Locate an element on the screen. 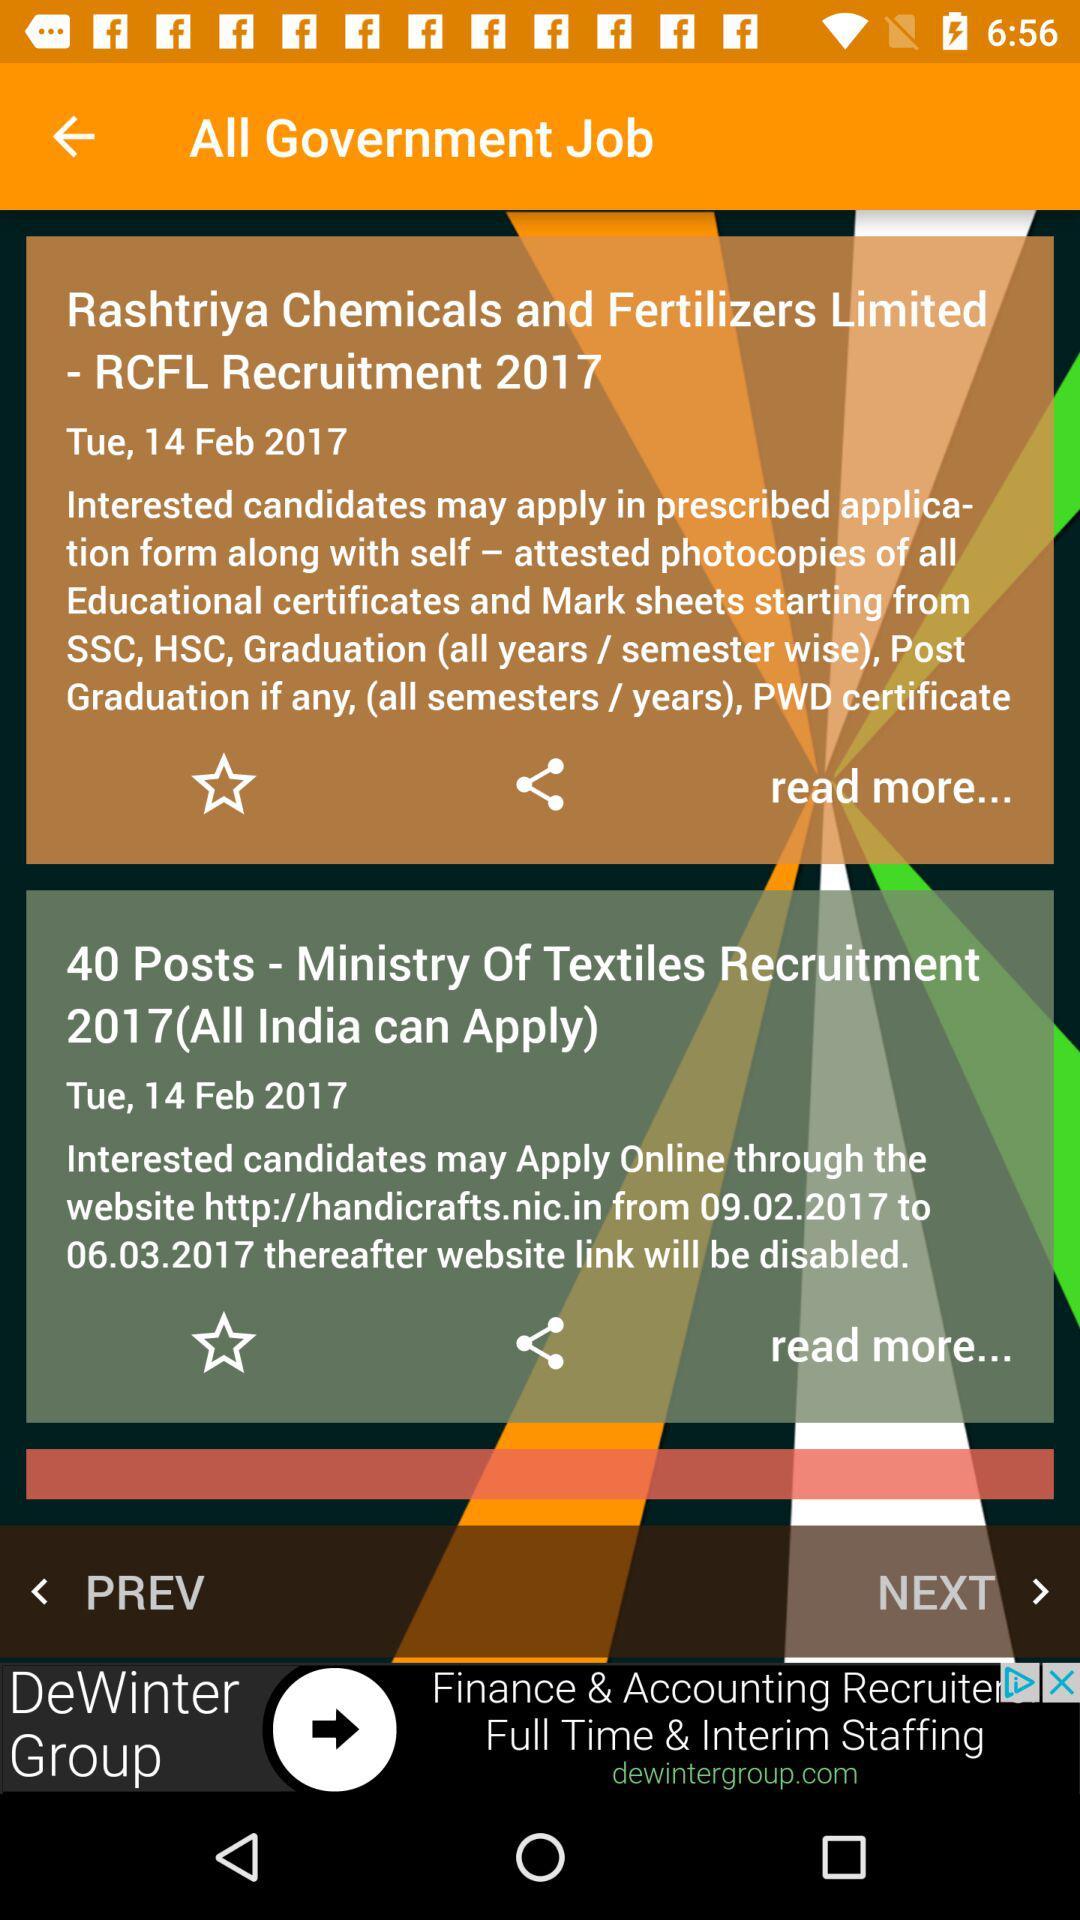  rating is located at coordinates (223, 1343).